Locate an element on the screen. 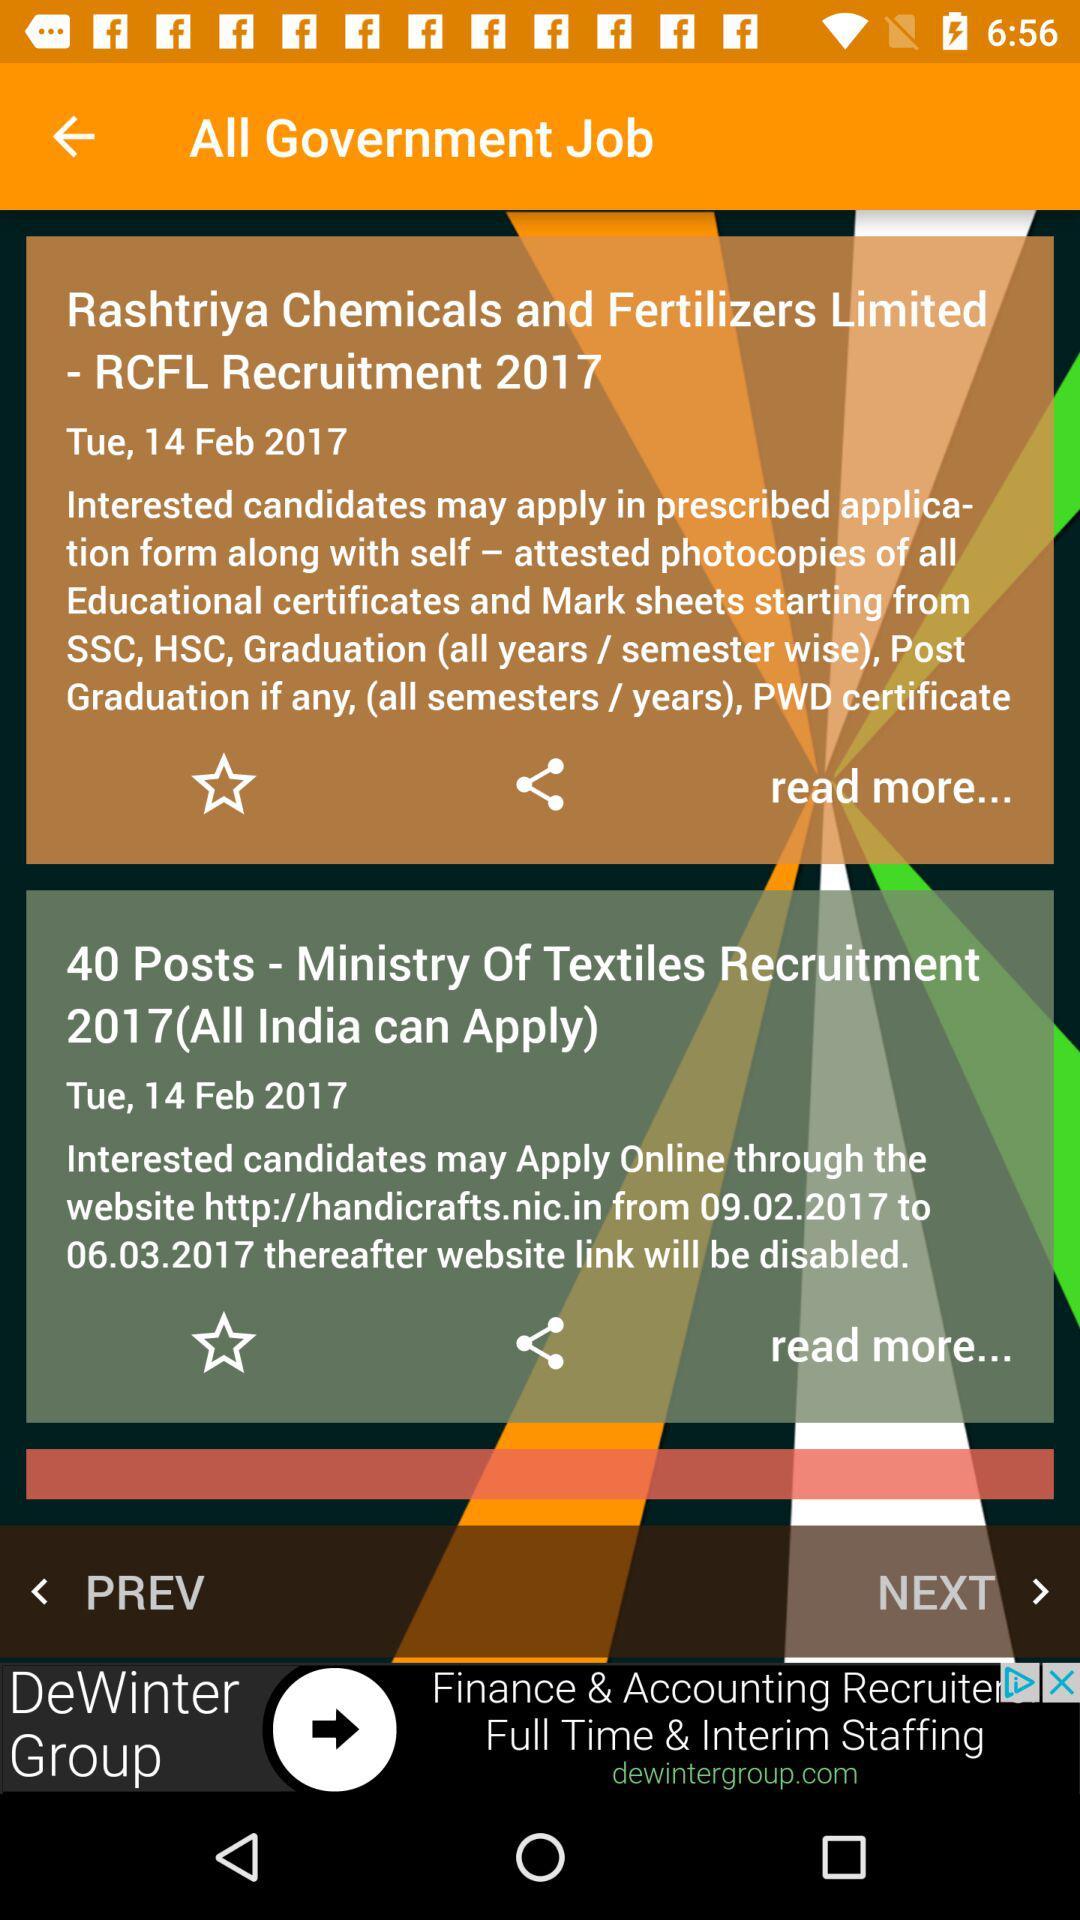  rating is located at coordinates (223, 1343).